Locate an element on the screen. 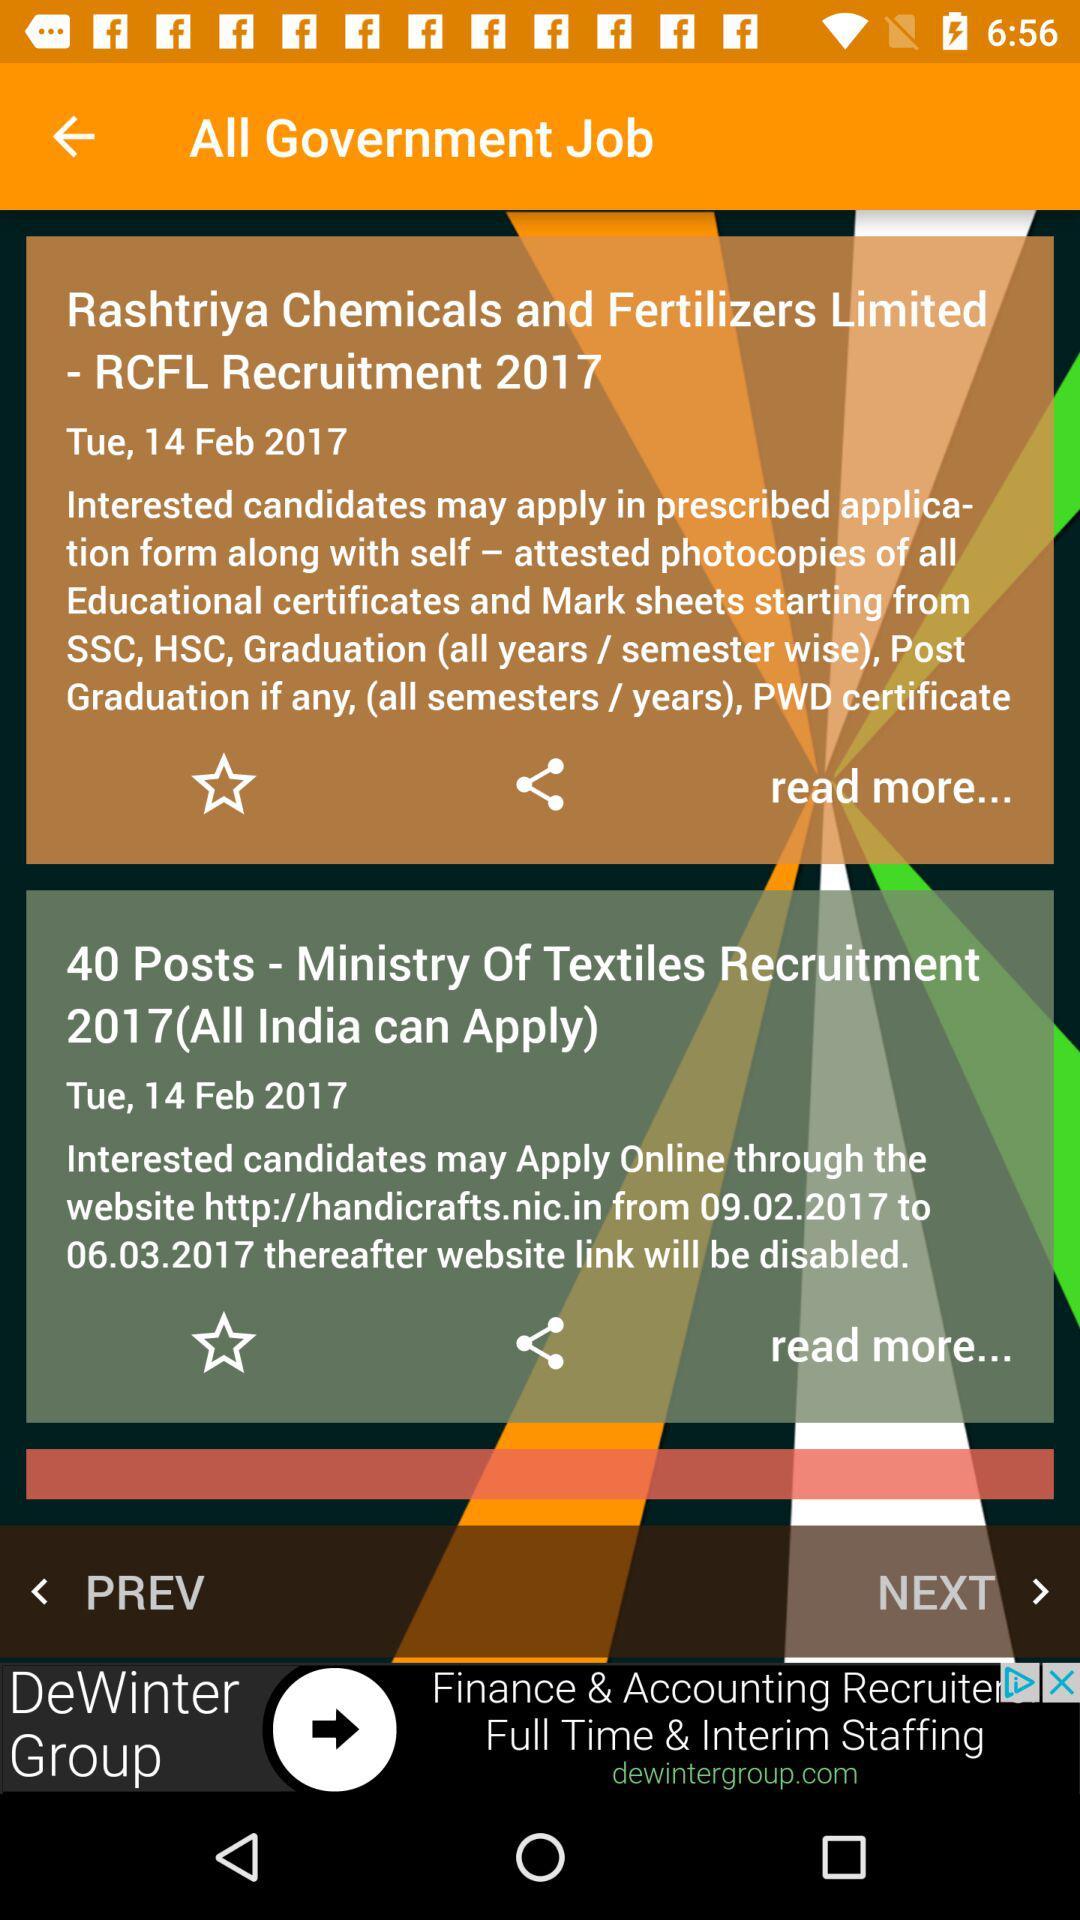  rating is located at coordinates (223, 1343).